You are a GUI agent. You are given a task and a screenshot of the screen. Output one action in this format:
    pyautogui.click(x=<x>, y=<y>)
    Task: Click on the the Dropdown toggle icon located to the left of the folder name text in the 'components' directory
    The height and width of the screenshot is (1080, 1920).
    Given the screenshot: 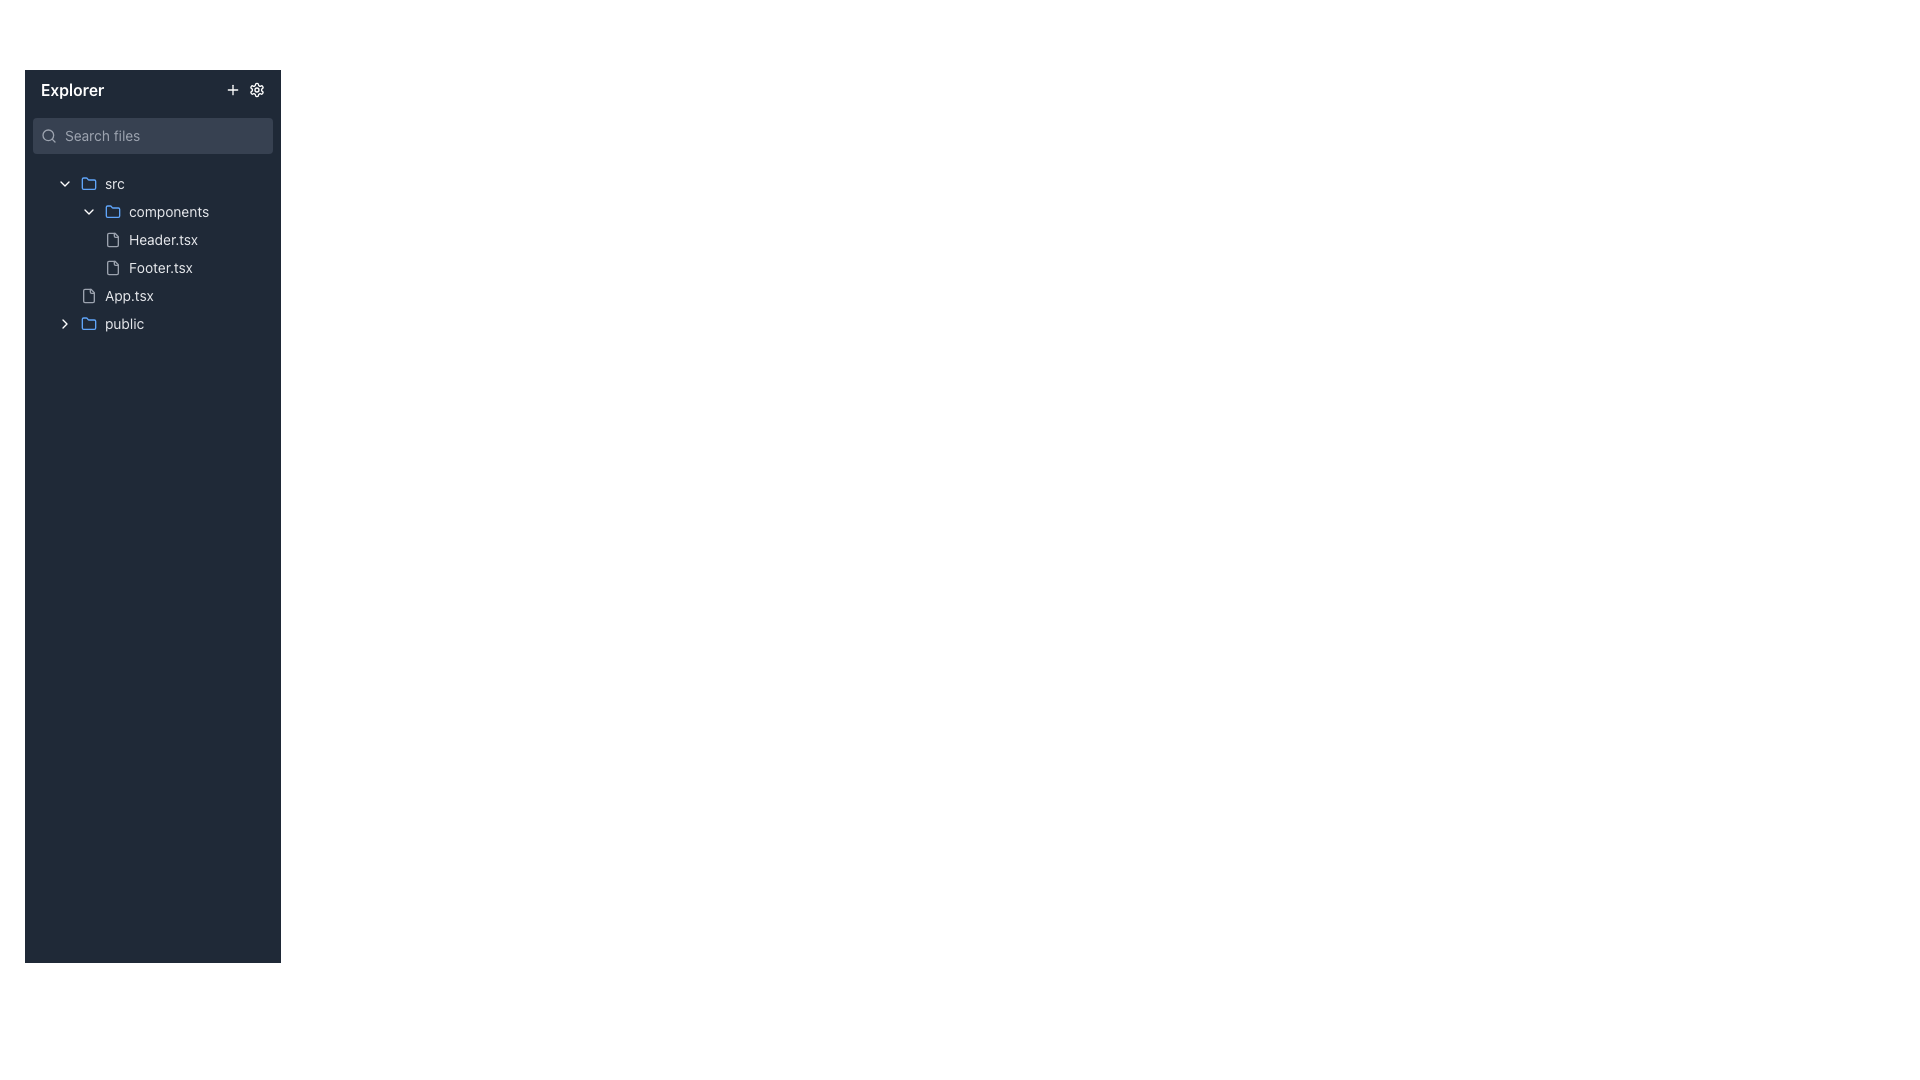 What is the action you would take?
    pyautogui.click(x=88, y=212)
    